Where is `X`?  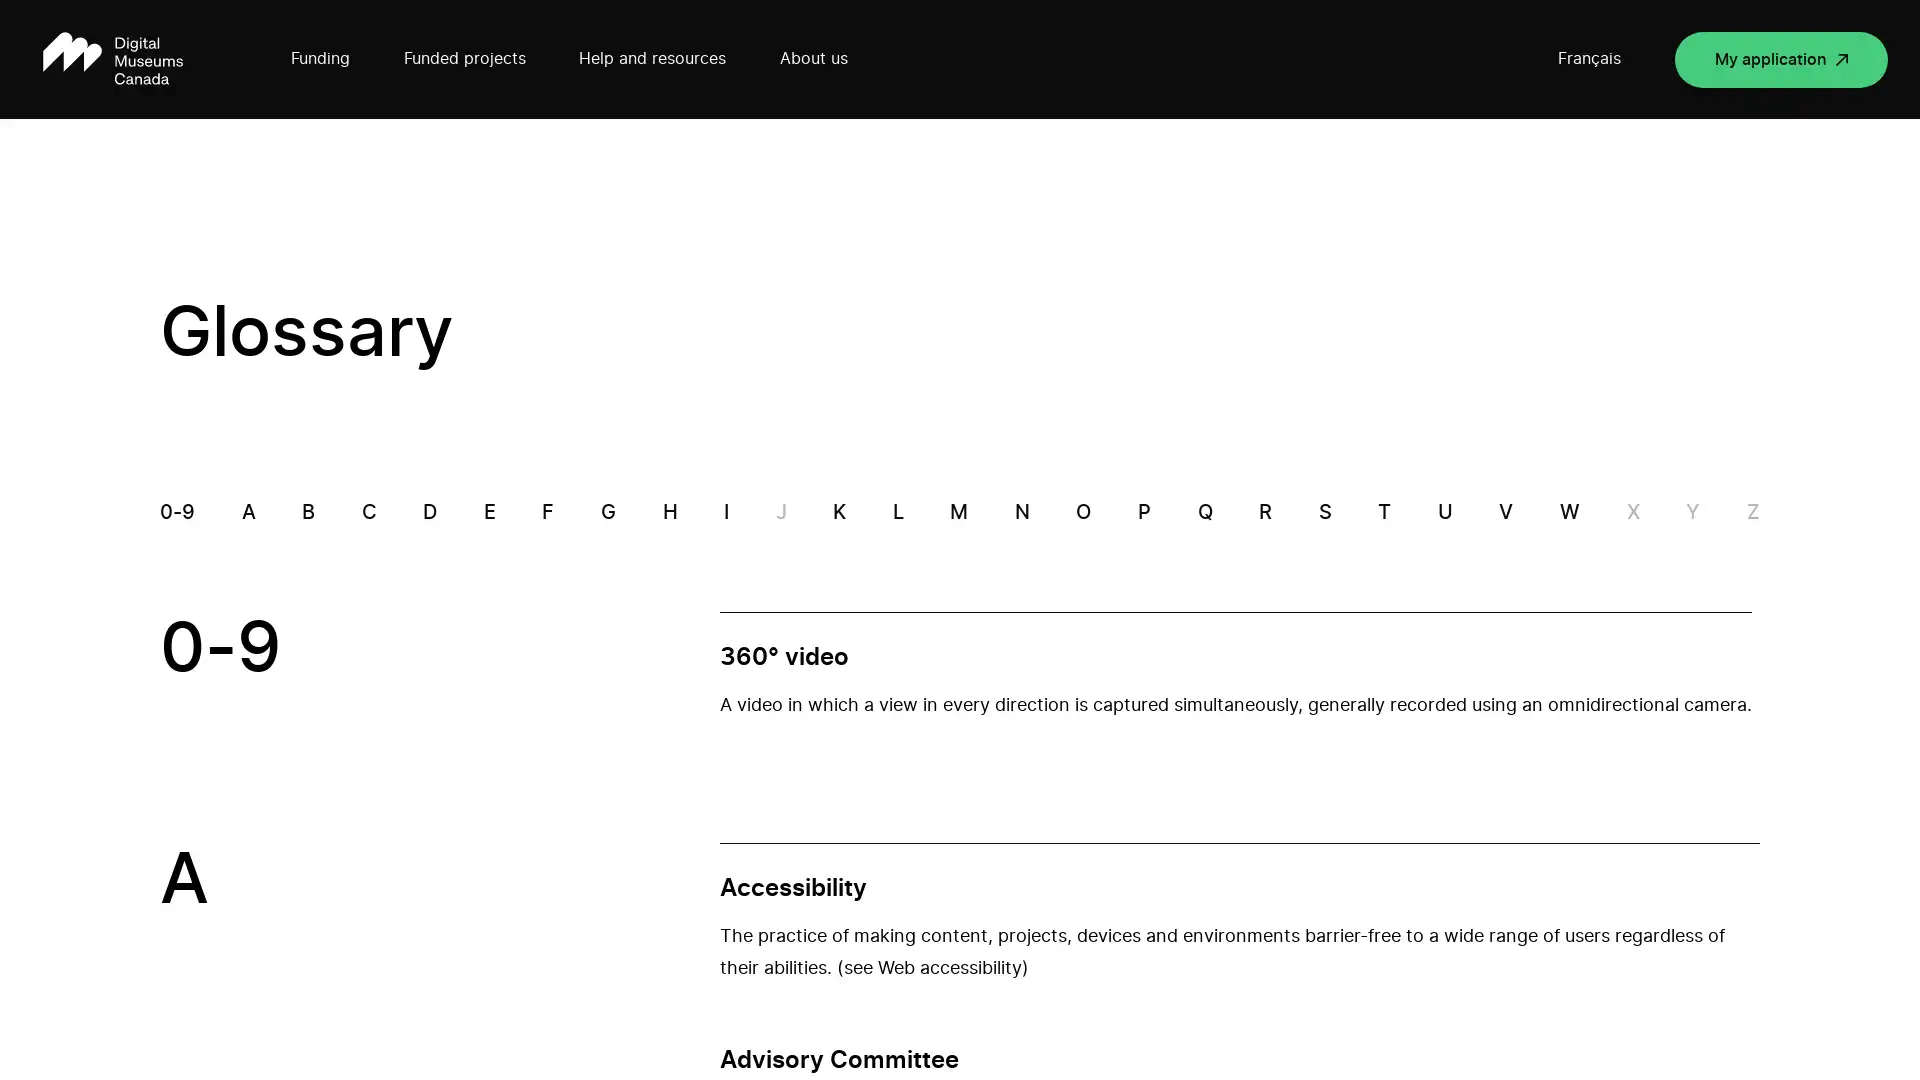
X is located at coordinates (1632, 512).